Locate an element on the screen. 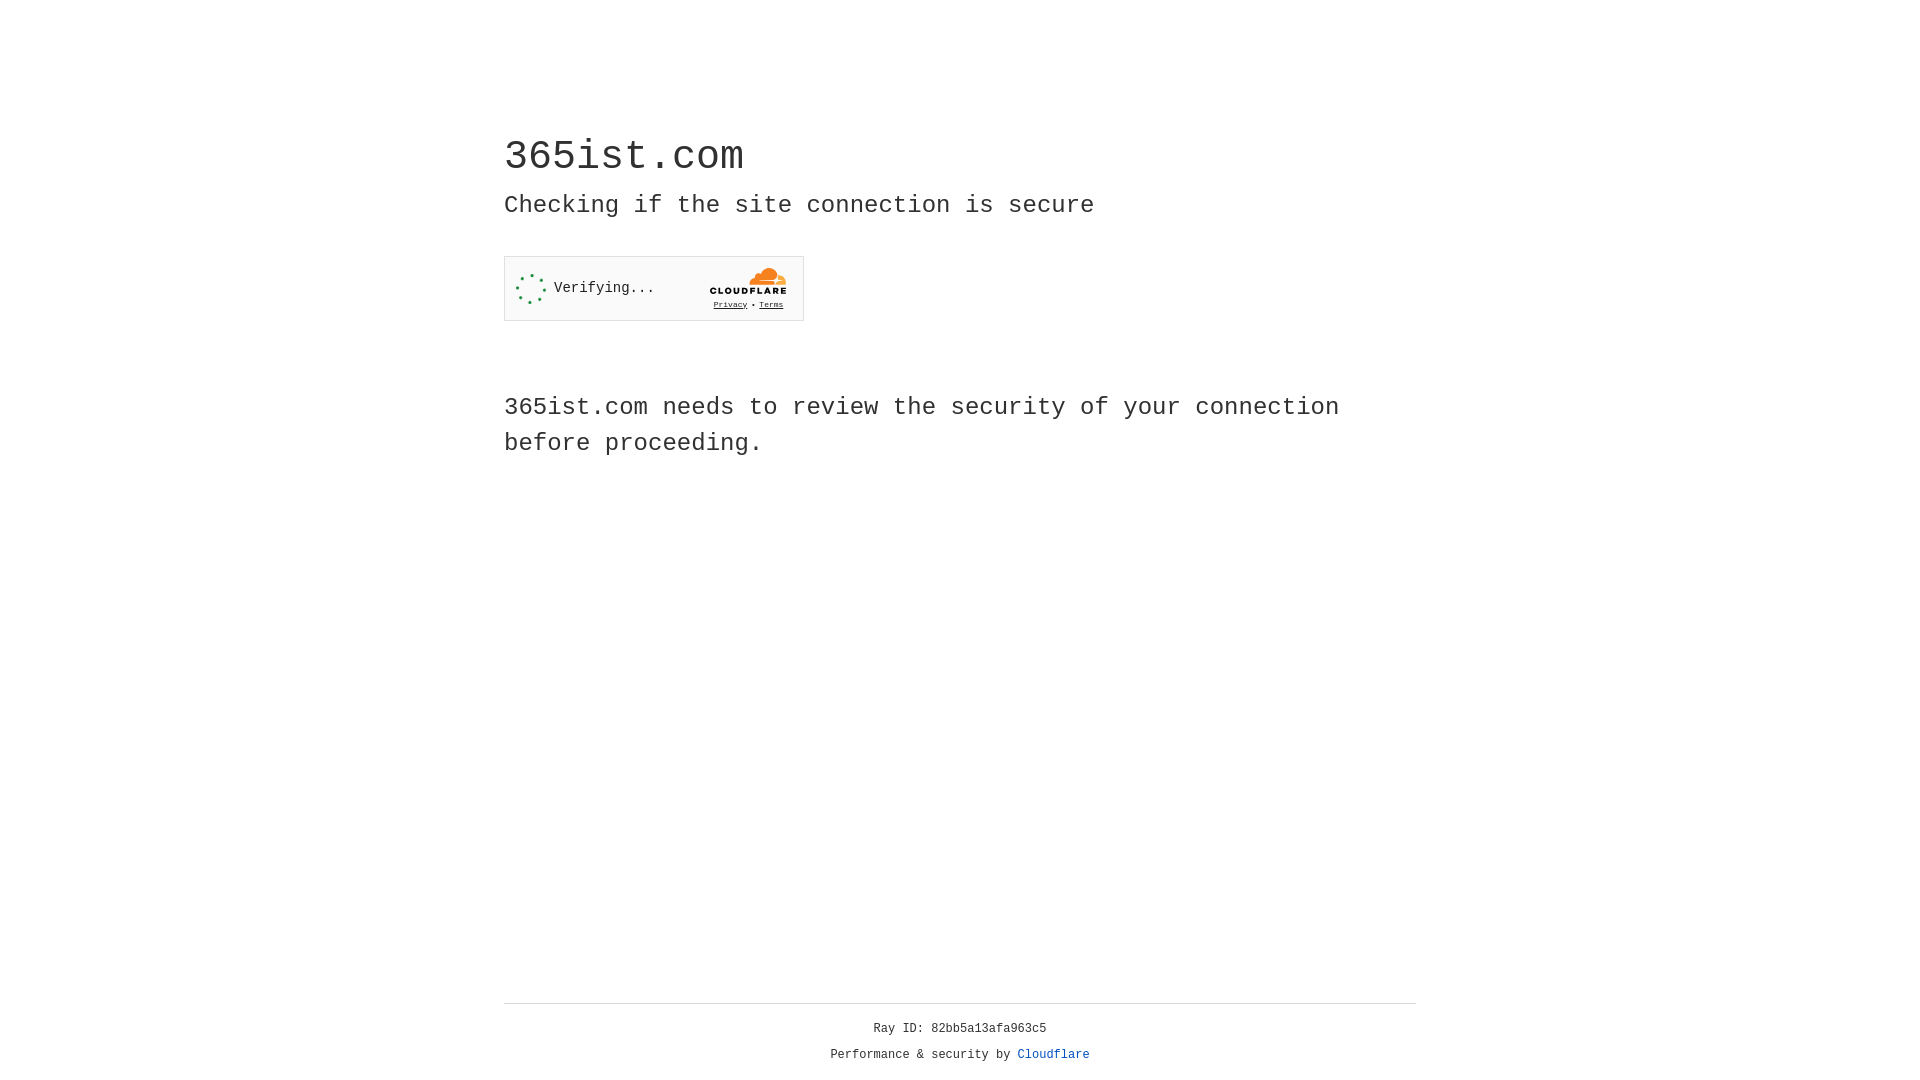 This screenshot has height=1080, width=1920. 'Cloudflare' is located at coordinates (1053, 1054).